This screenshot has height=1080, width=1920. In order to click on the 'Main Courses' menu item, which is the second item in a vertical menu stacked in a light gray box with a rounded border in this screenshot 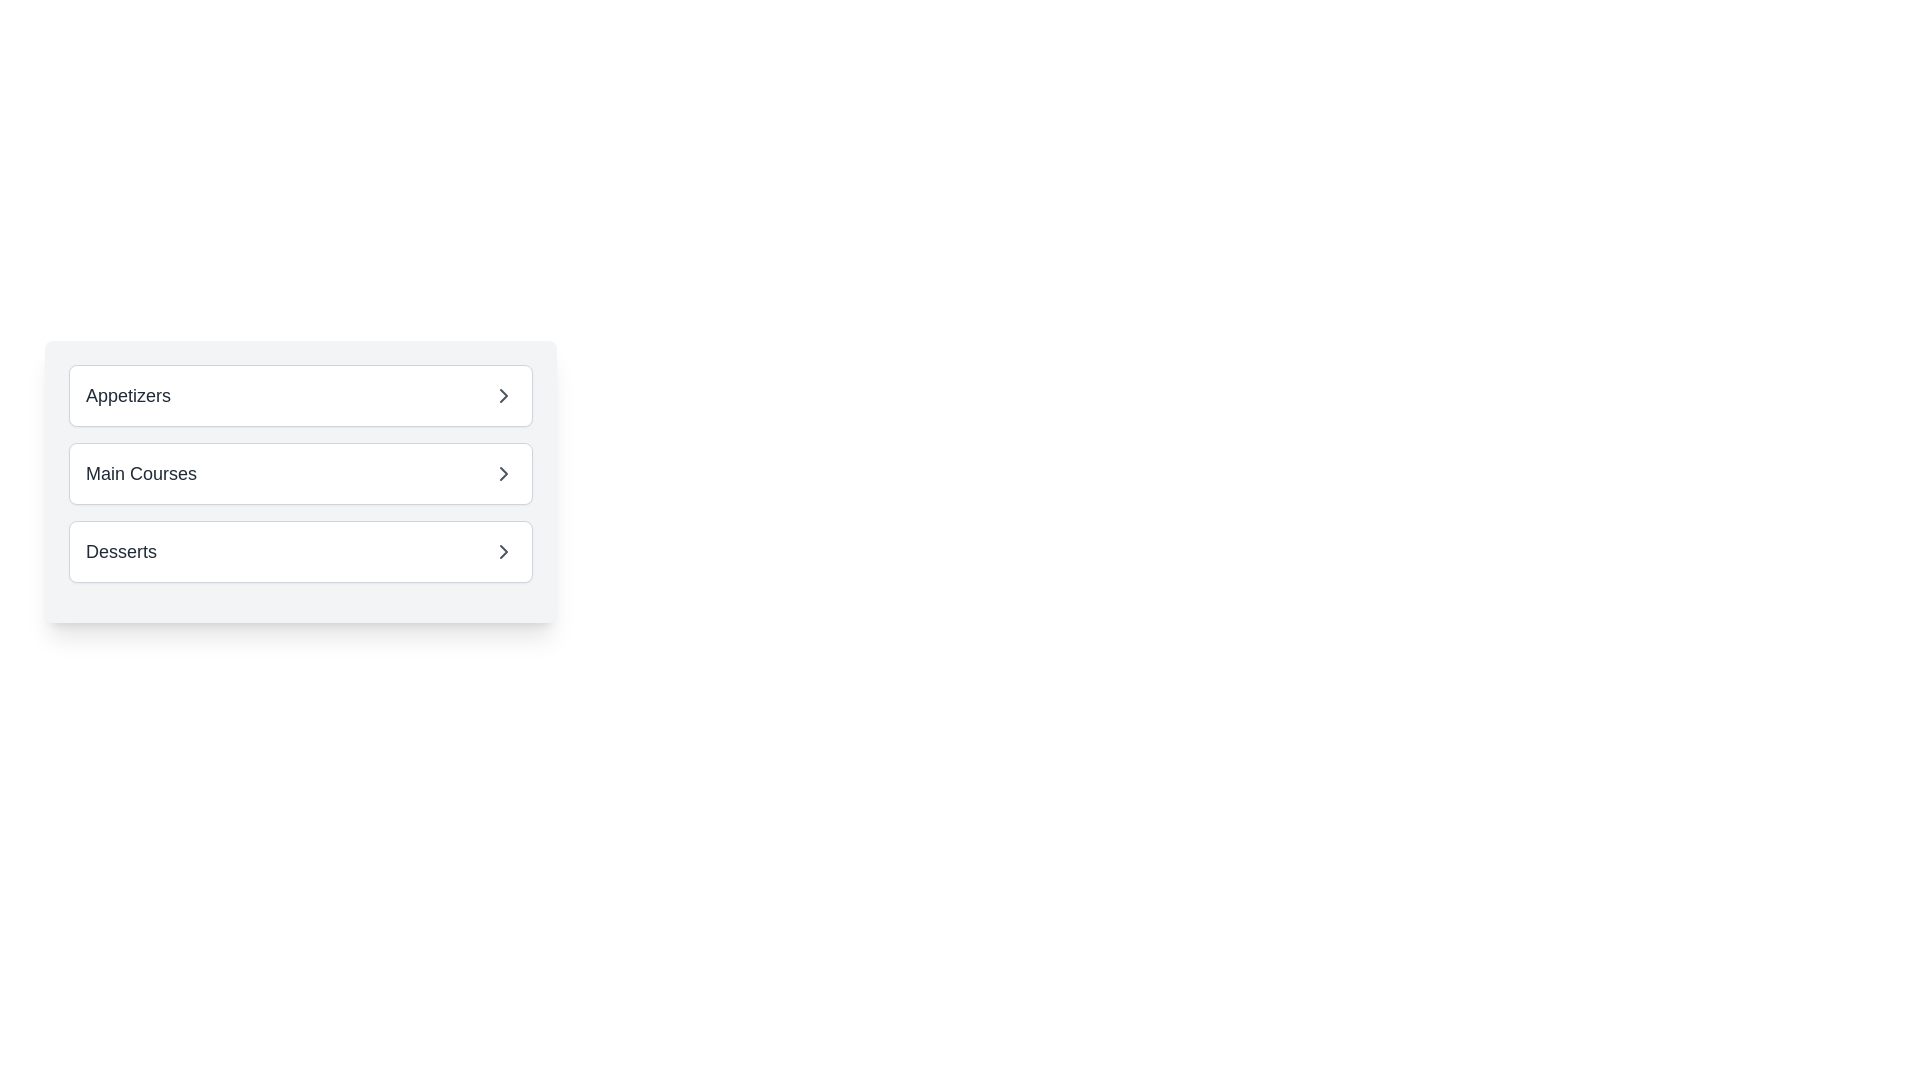, I will do `click(300, 482)`.